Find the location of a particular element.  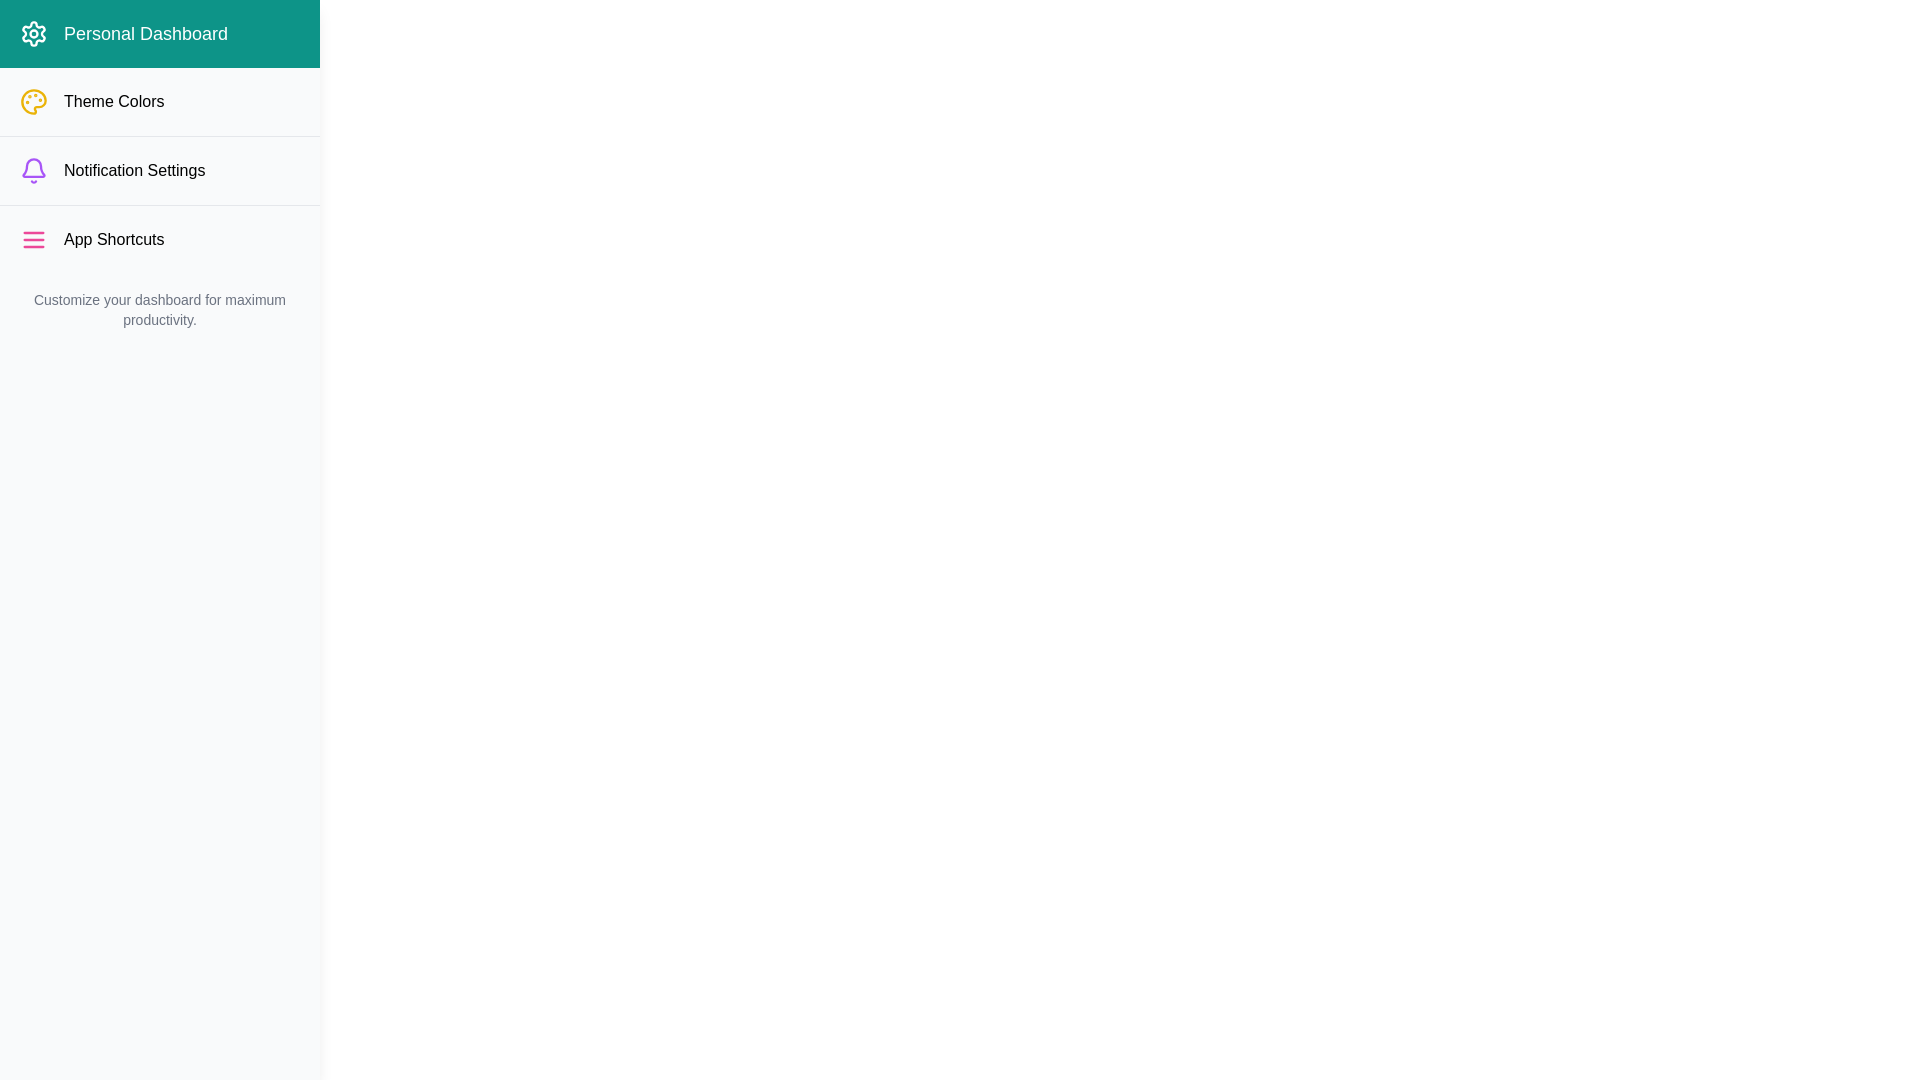

the menu item Theme Colors in the DashboardCustomizerDrawer is located at coordinates (158, 101).